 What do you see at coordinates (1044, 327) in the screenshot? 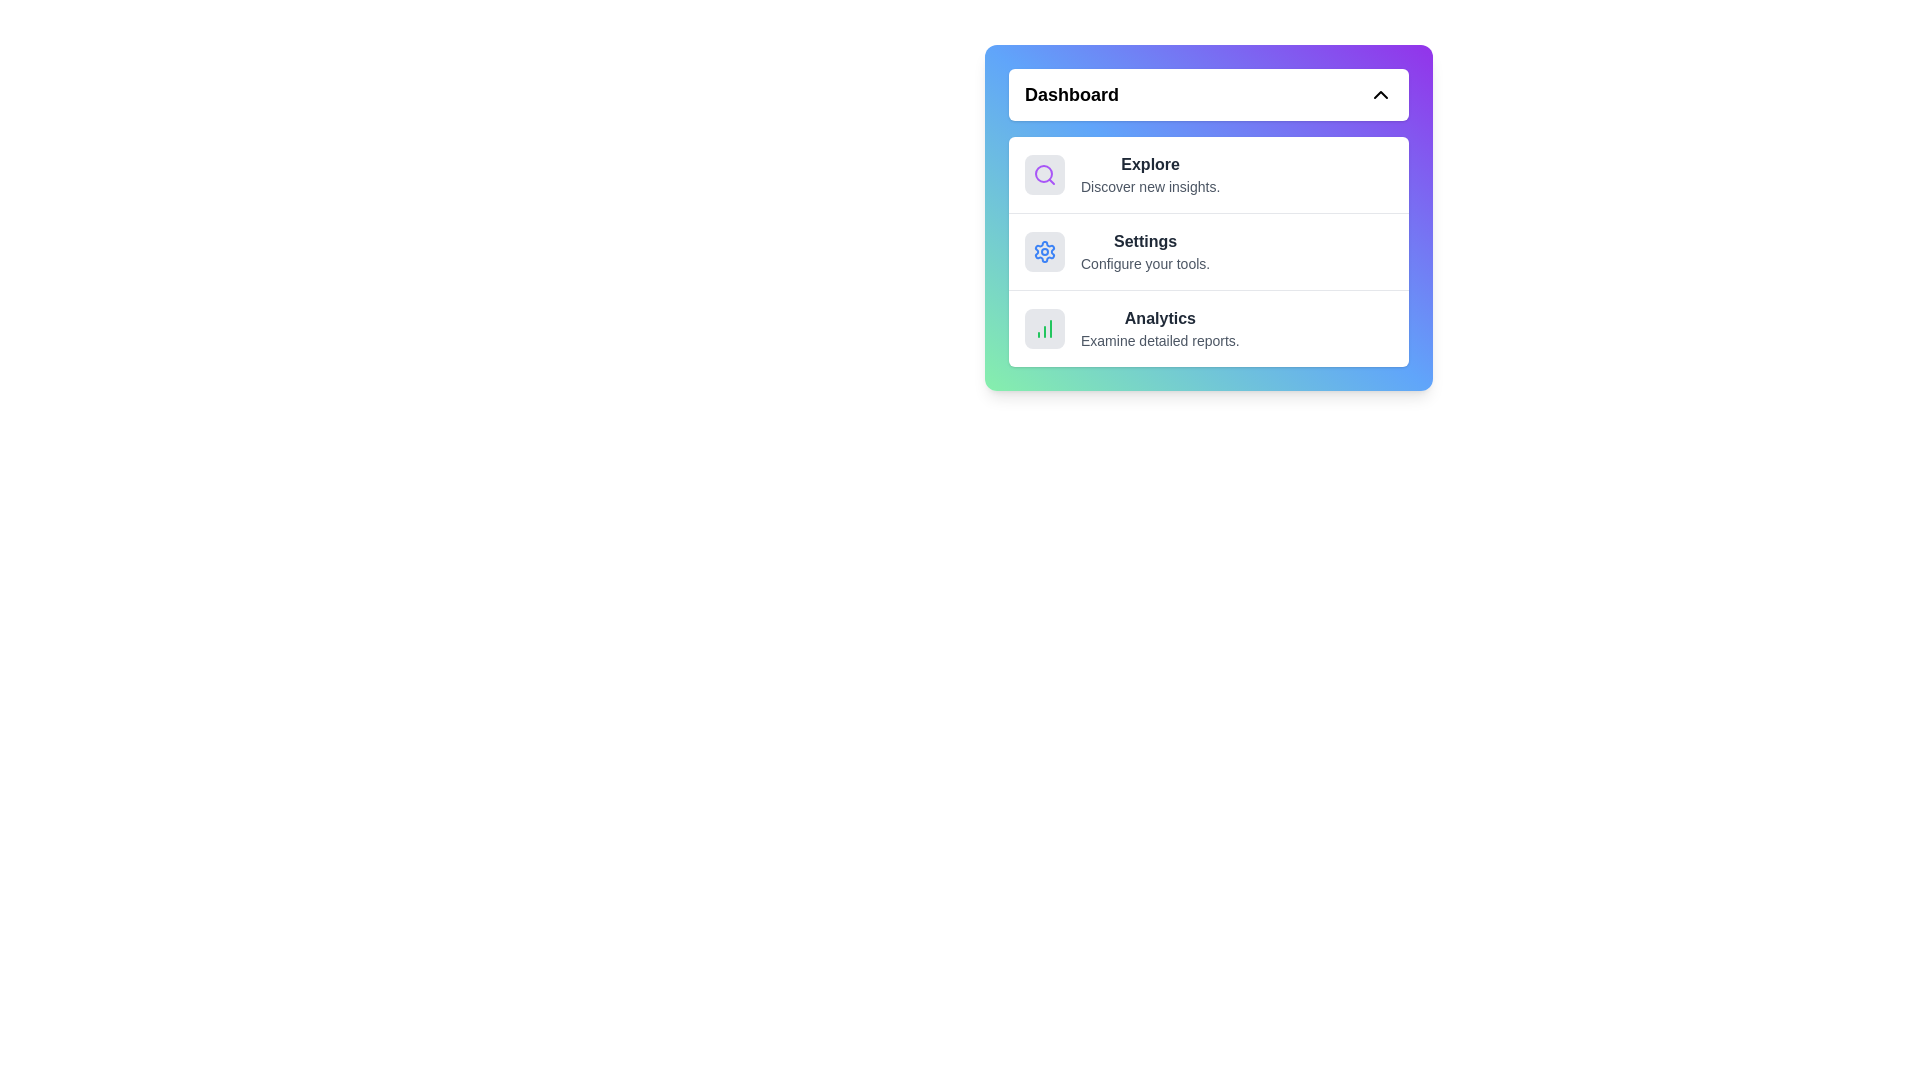
I see `the icon corresponding to the menu item Analytics` at bounding box center [1044, 327].